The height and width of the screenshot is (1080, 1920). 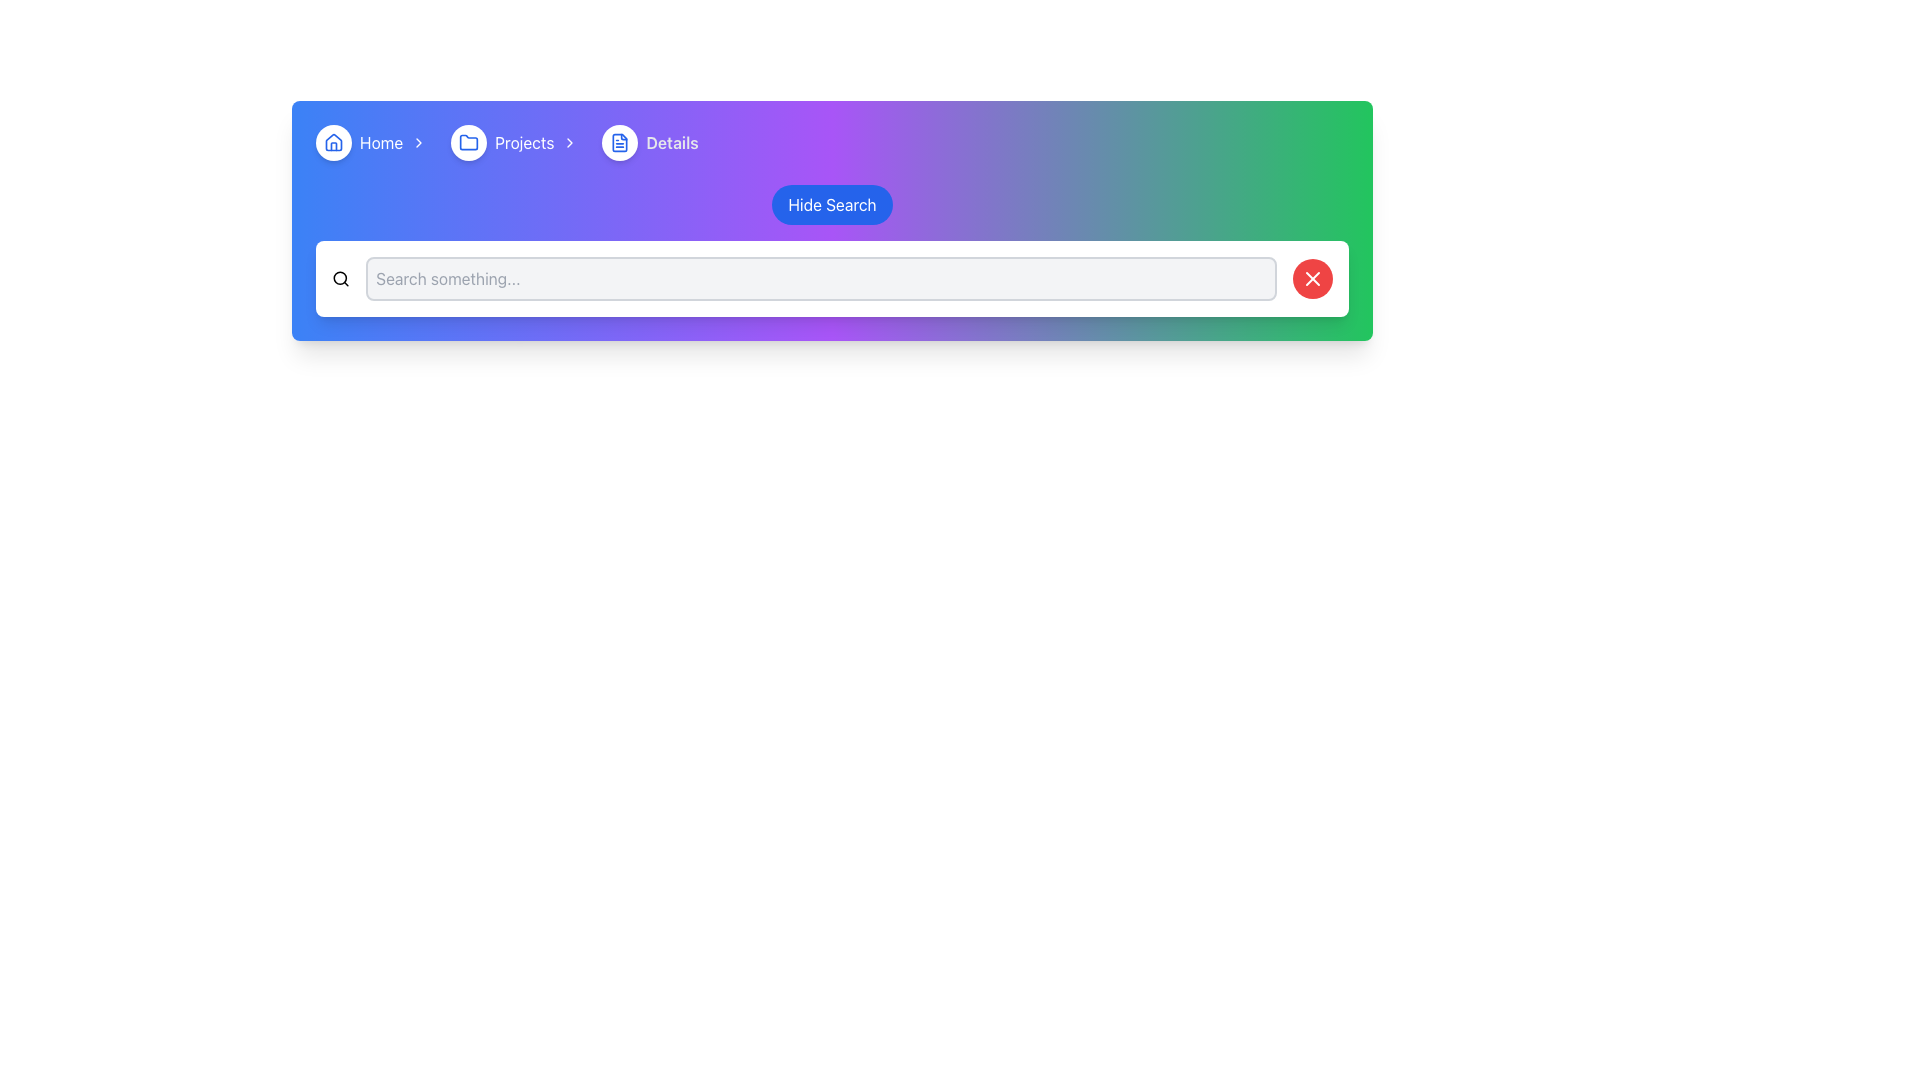 I want to click on the toggle button located centrally at the top of the interface to interact with the search bar below it, so click(x=832, y=204).